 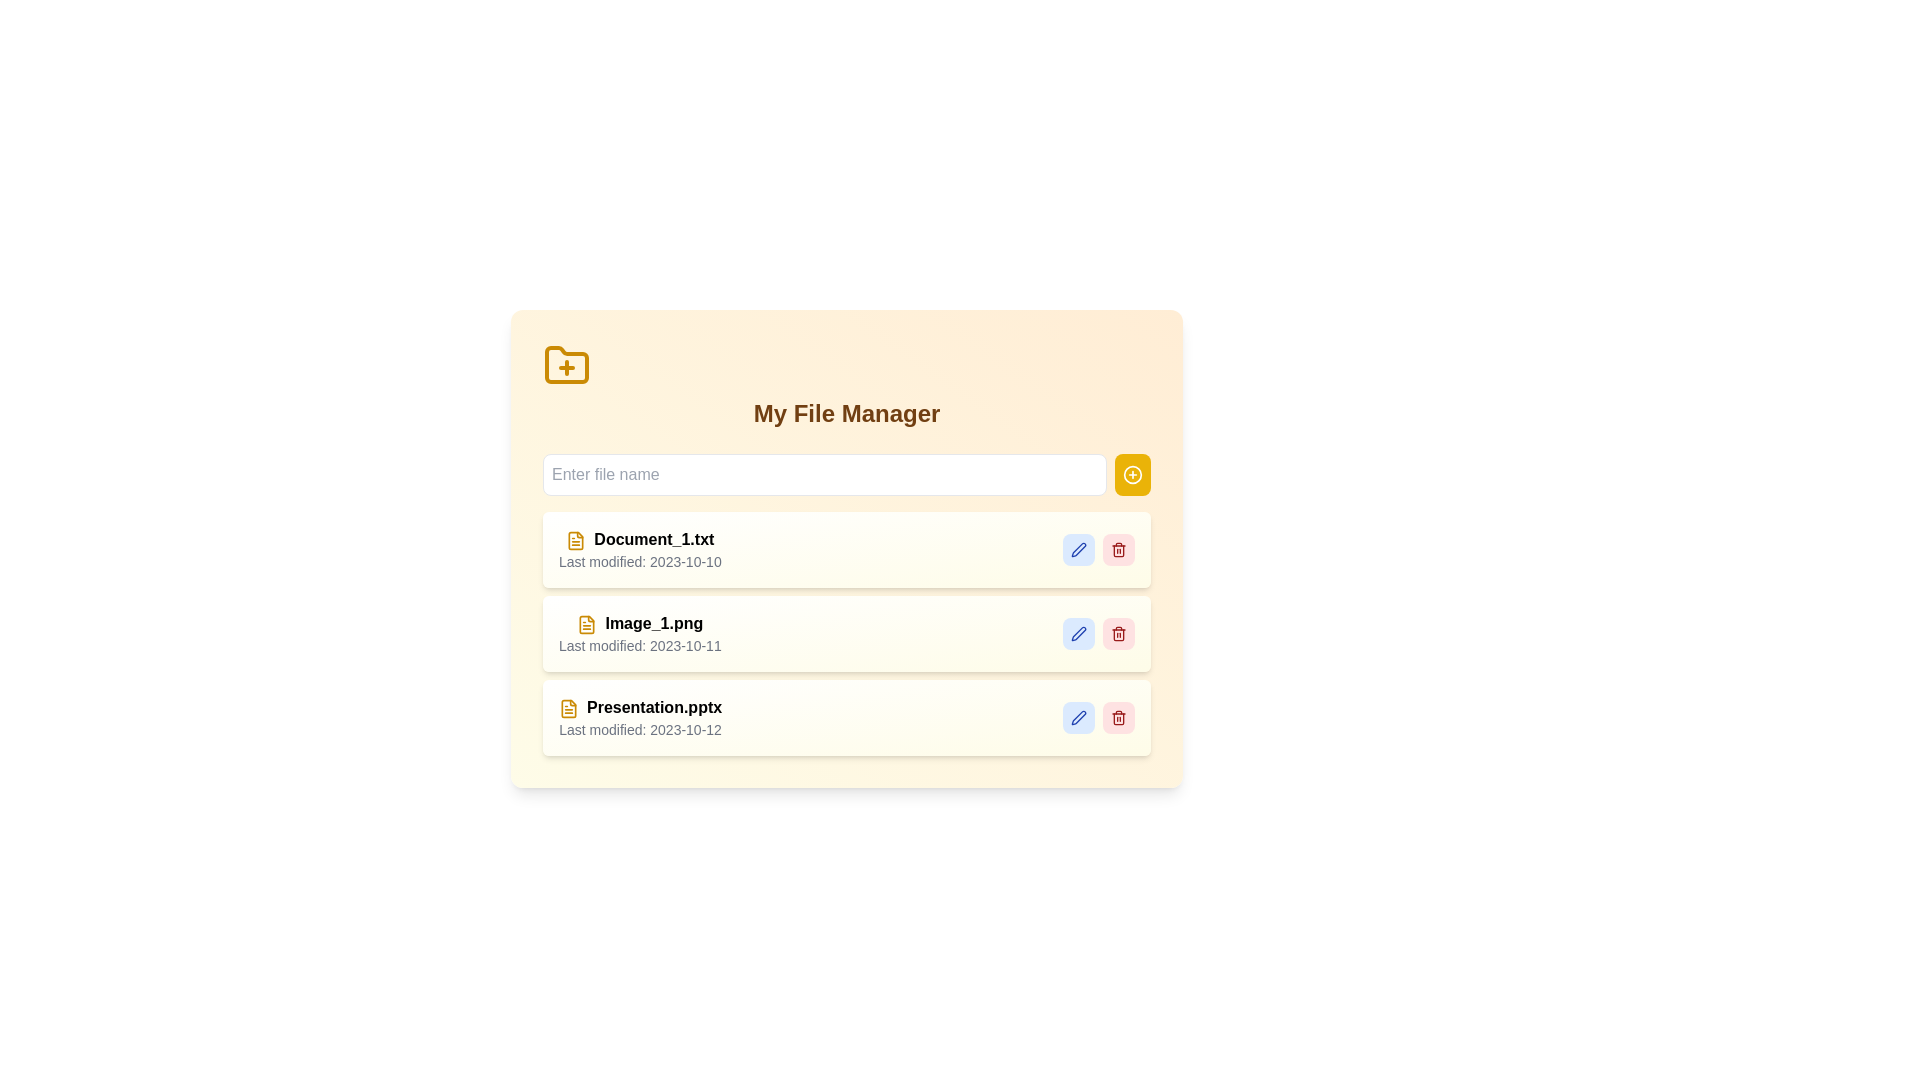 What do you see at coordinates (1117, 633) in the screenshot?
I see `the trash icon located inside the last row of a list of three items` at bounding box center [1117, 633].